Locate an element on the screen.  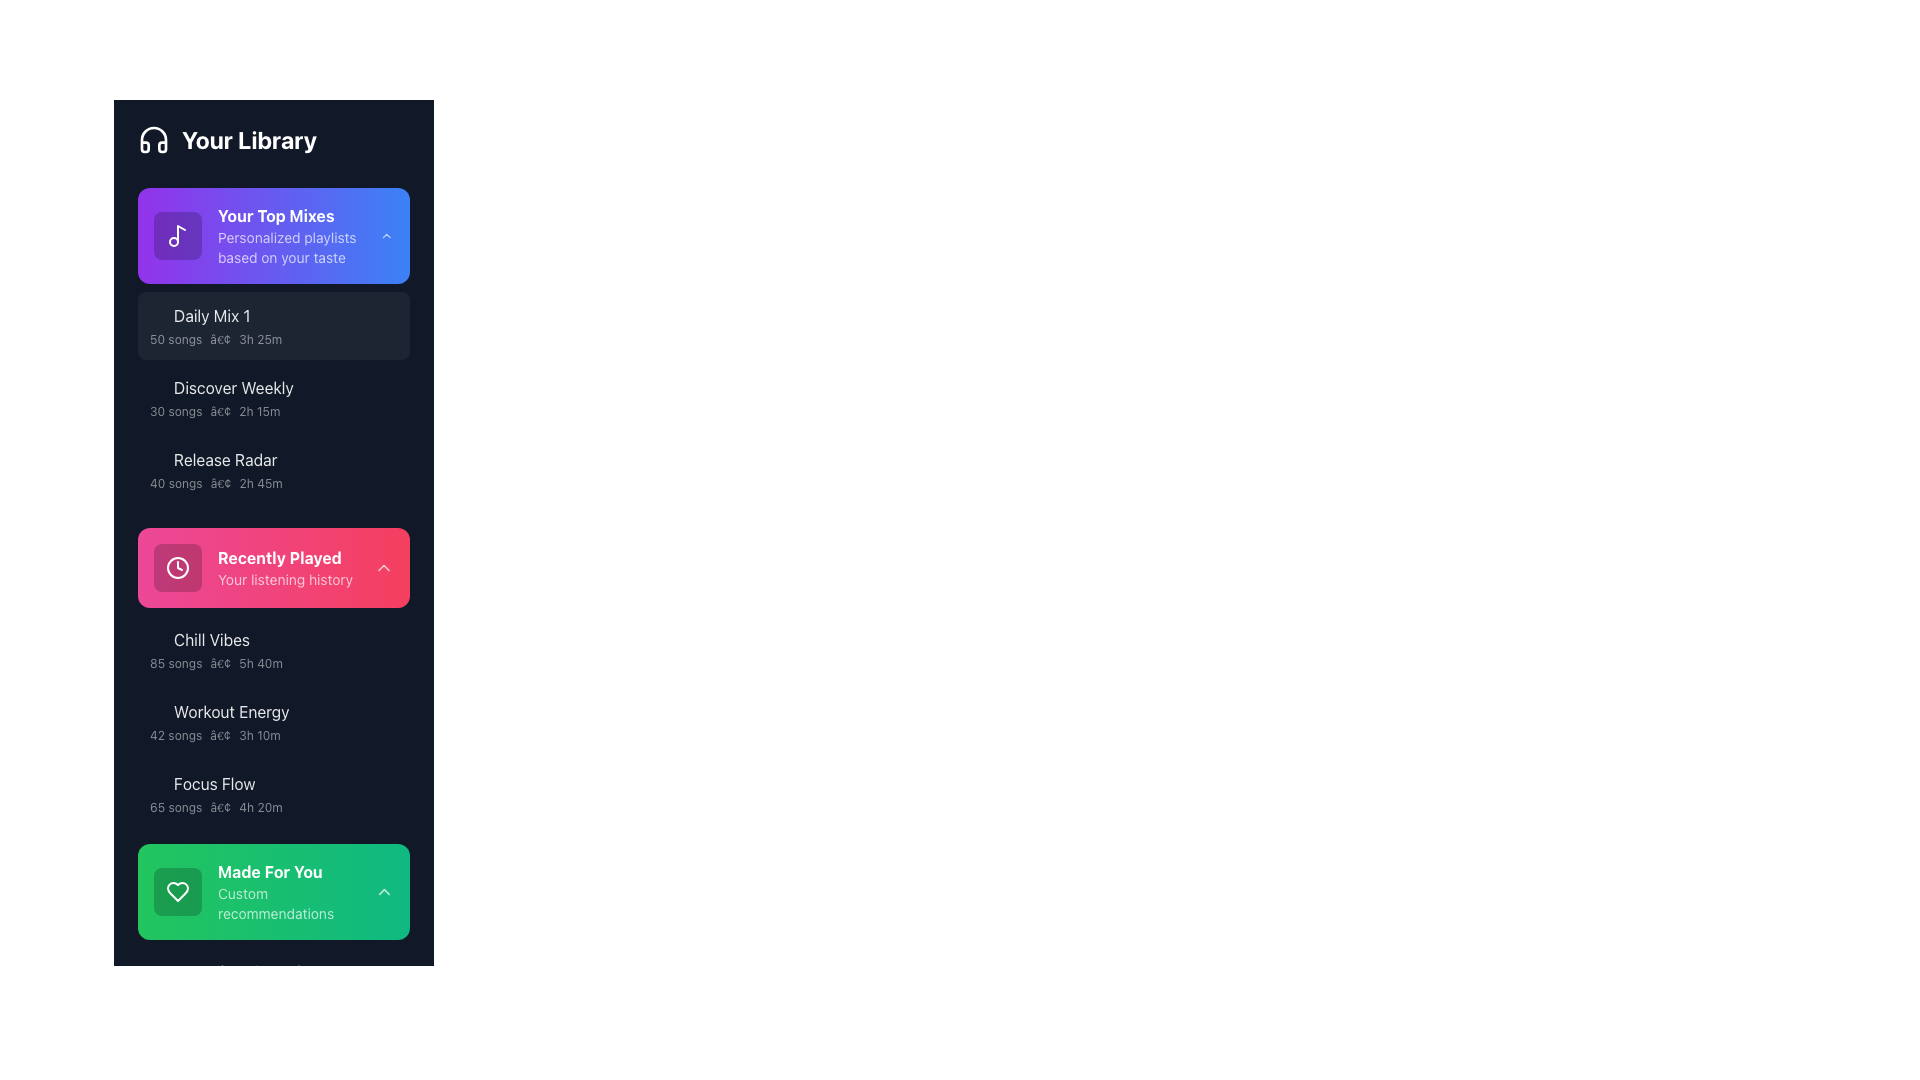
the play icon located to the left of the 'Workout Energy' text in the sidebar for accessibility navigation is located at coordinates (157, 711).